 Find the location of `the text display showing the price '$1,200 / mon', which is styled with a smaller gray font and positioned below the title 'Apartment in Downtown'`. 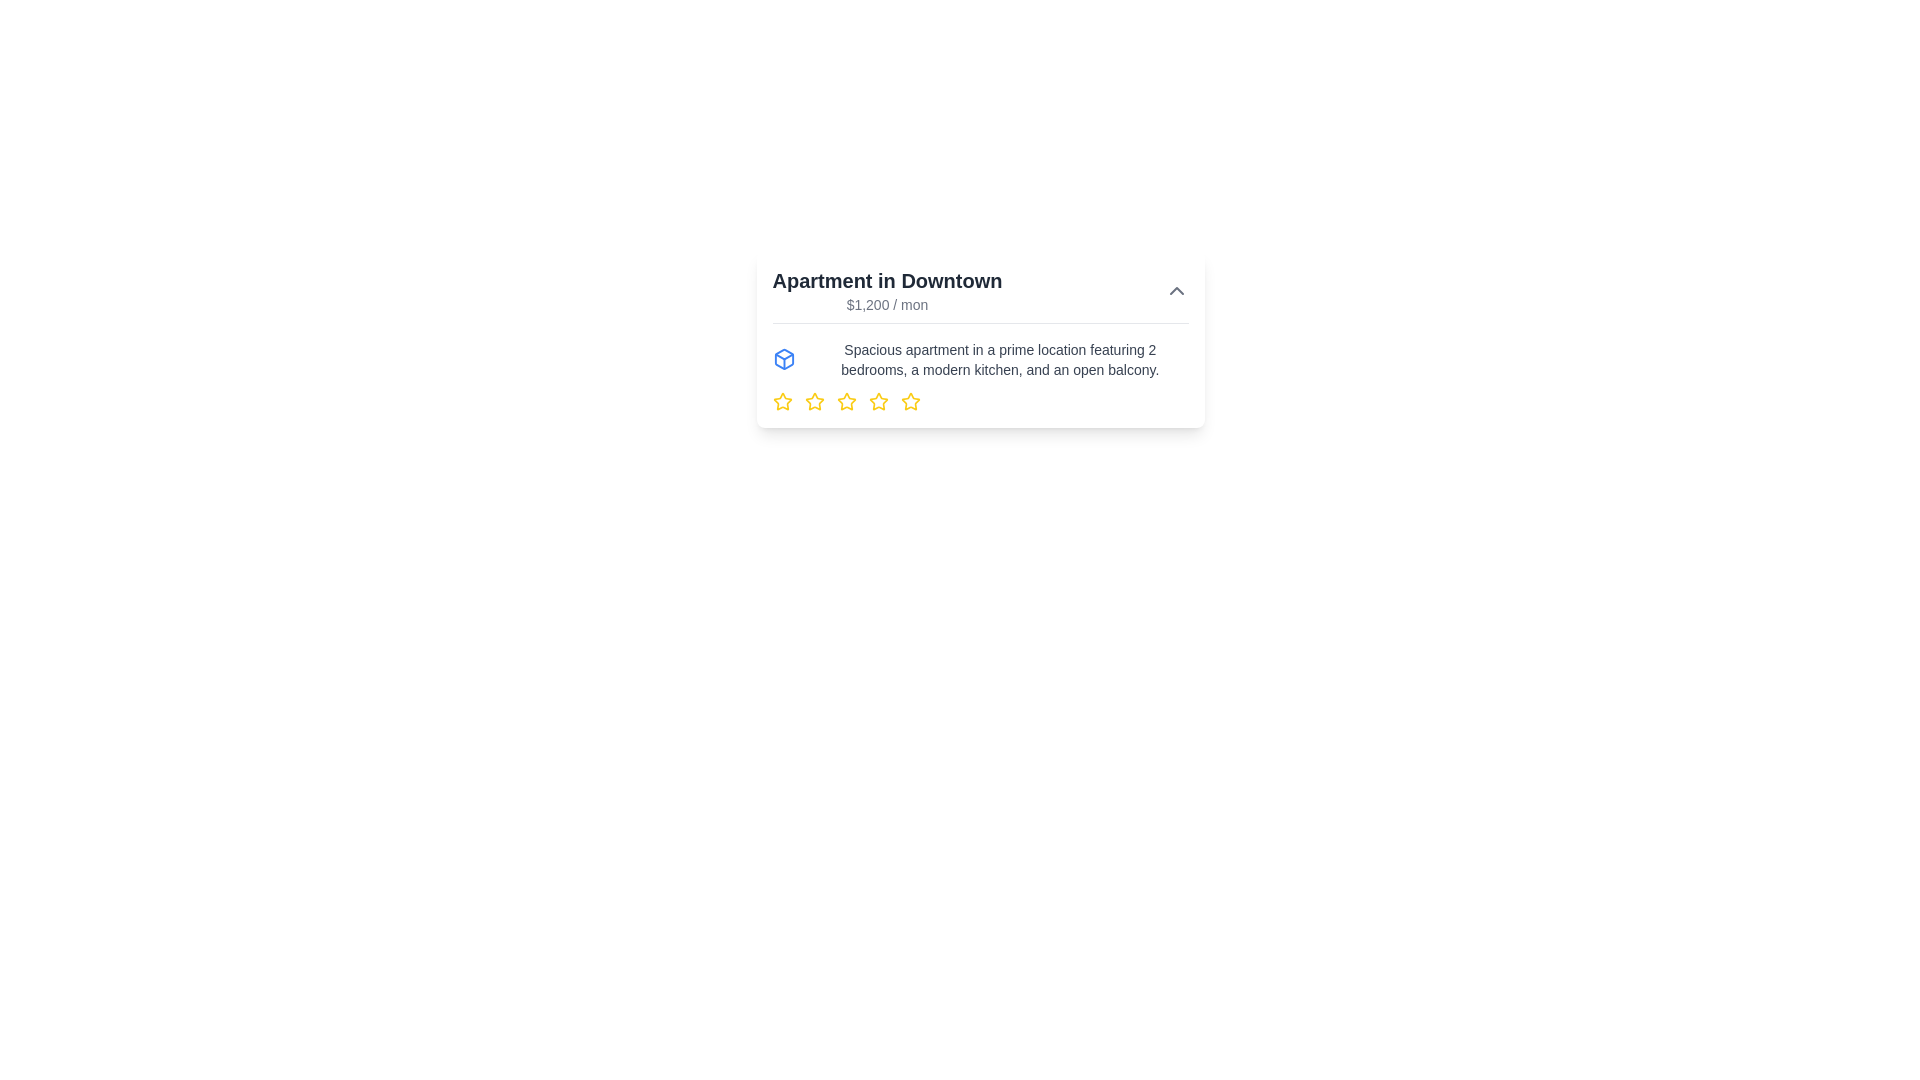

the text display showing the price '$1,200 / mon', which is styled with a smaller gray font and positioned below the title 'Apartment in Downtown' is located at coordinates (886, 304).